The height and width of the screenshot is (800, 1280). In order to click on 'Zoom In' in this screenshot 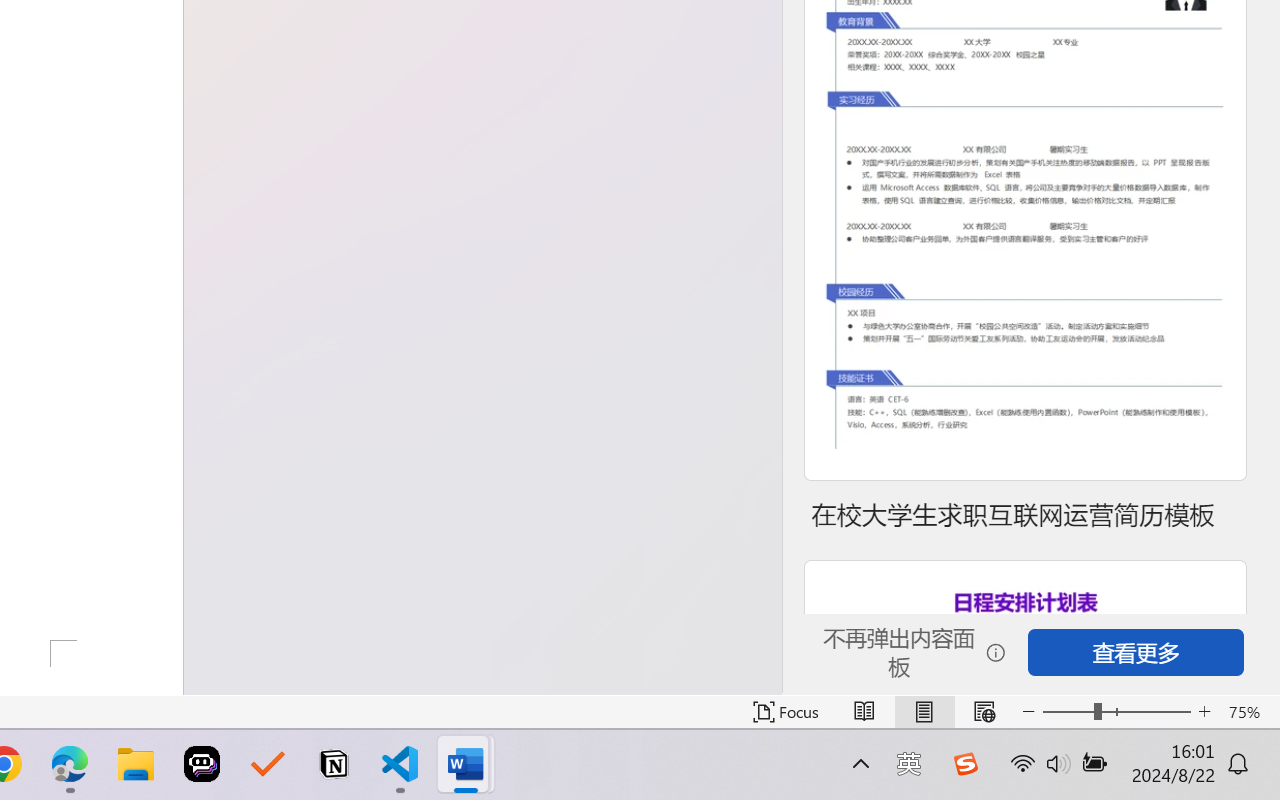, I will do `click(1204, 711)`.